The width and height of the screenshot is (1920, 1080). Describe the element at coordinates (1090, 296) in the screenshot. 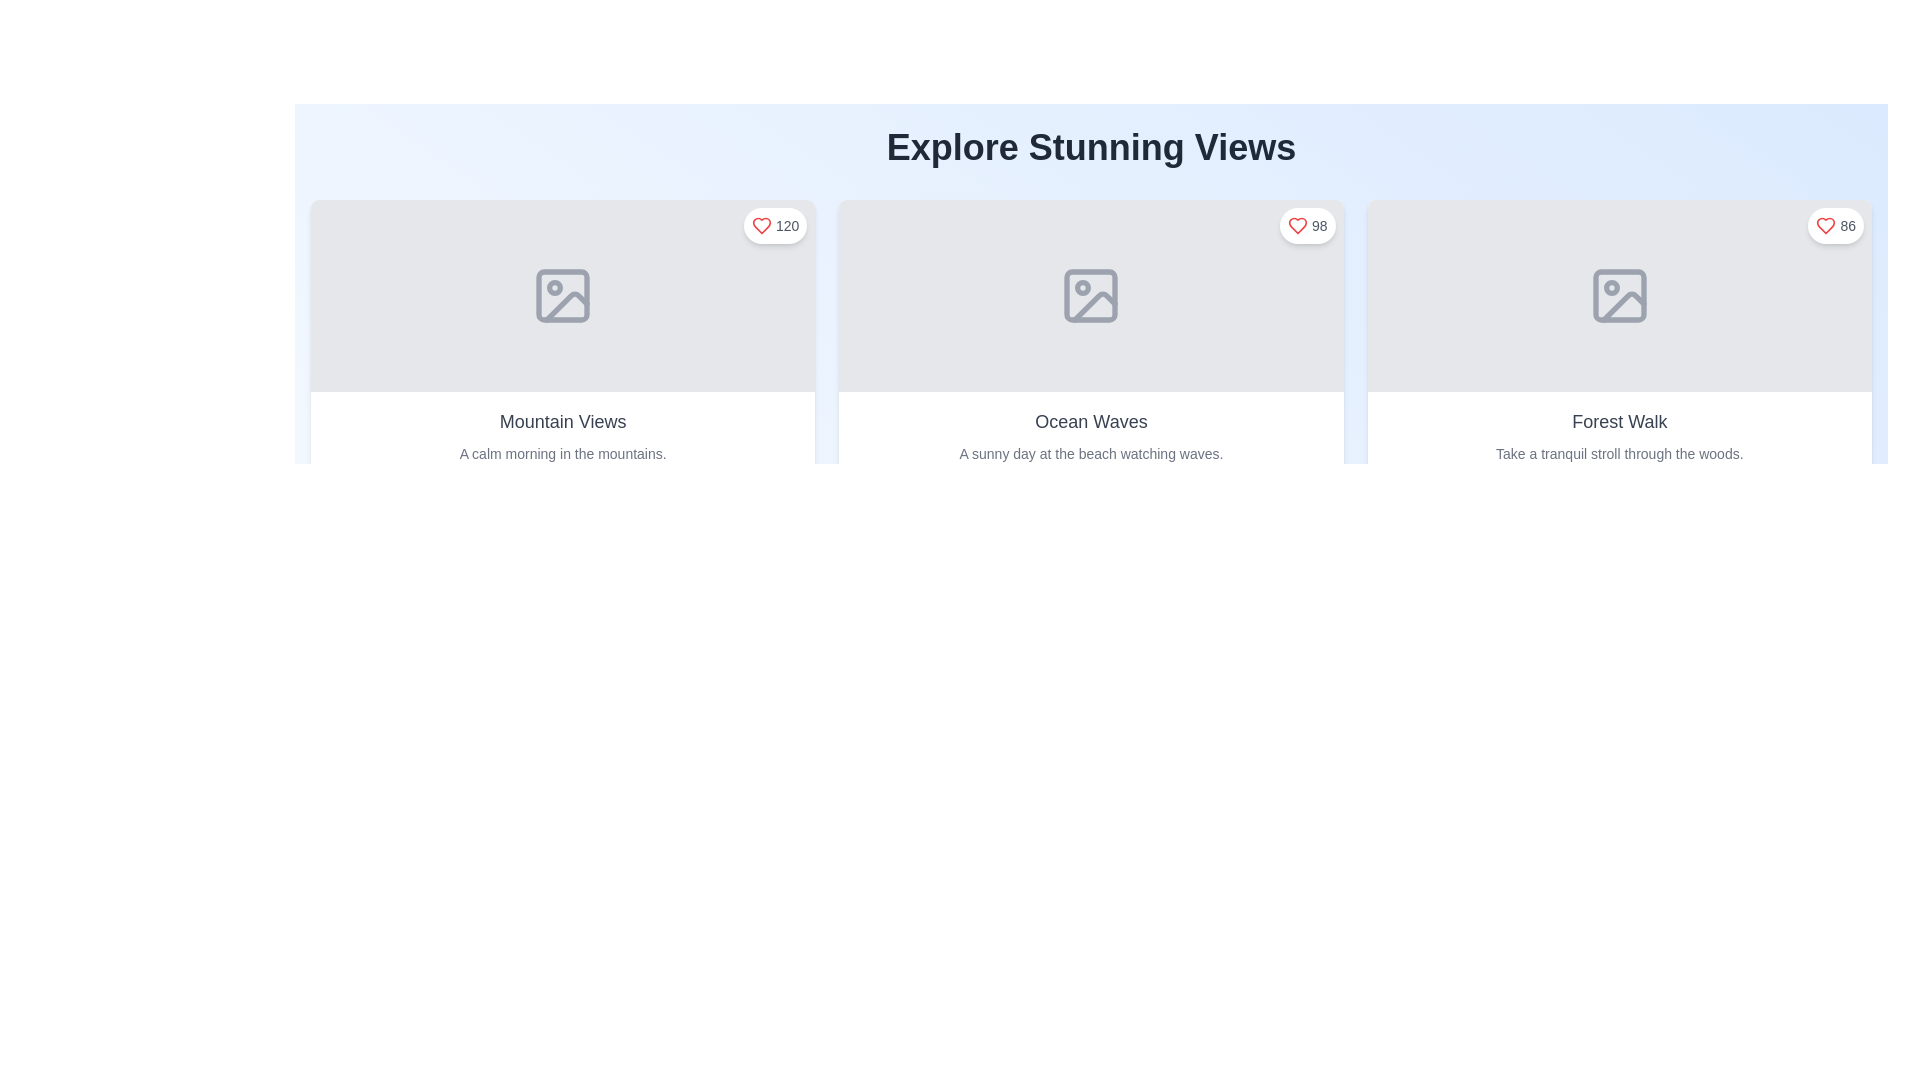

I see `the SVG image placeholder icon, which is a minimalistic design with a gray stroke, located centrally in the 'Ocean Waves' card under the 'Explore Stunning Views' section` at that location.